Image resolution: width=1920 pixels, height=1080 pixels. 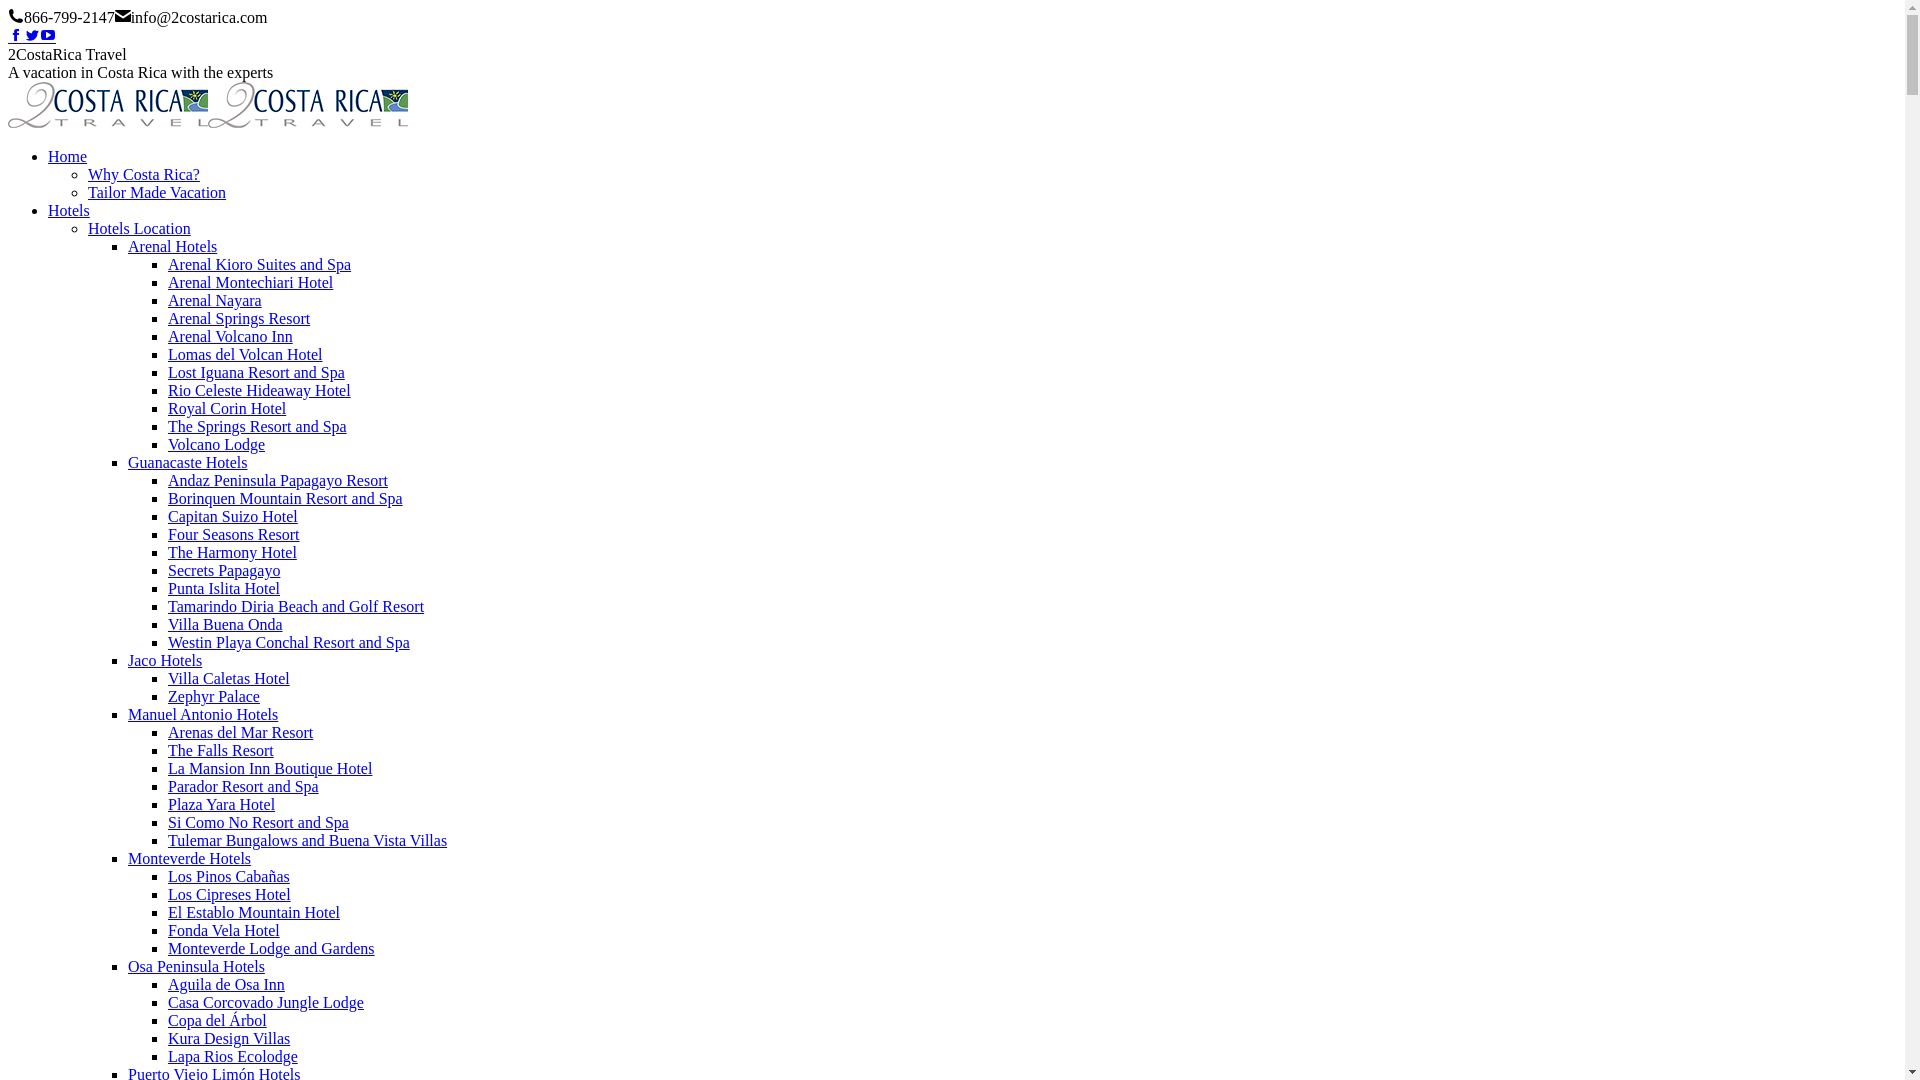 I want to click on 'Manuel Antonio Hotels', so click(x=202, y=713).